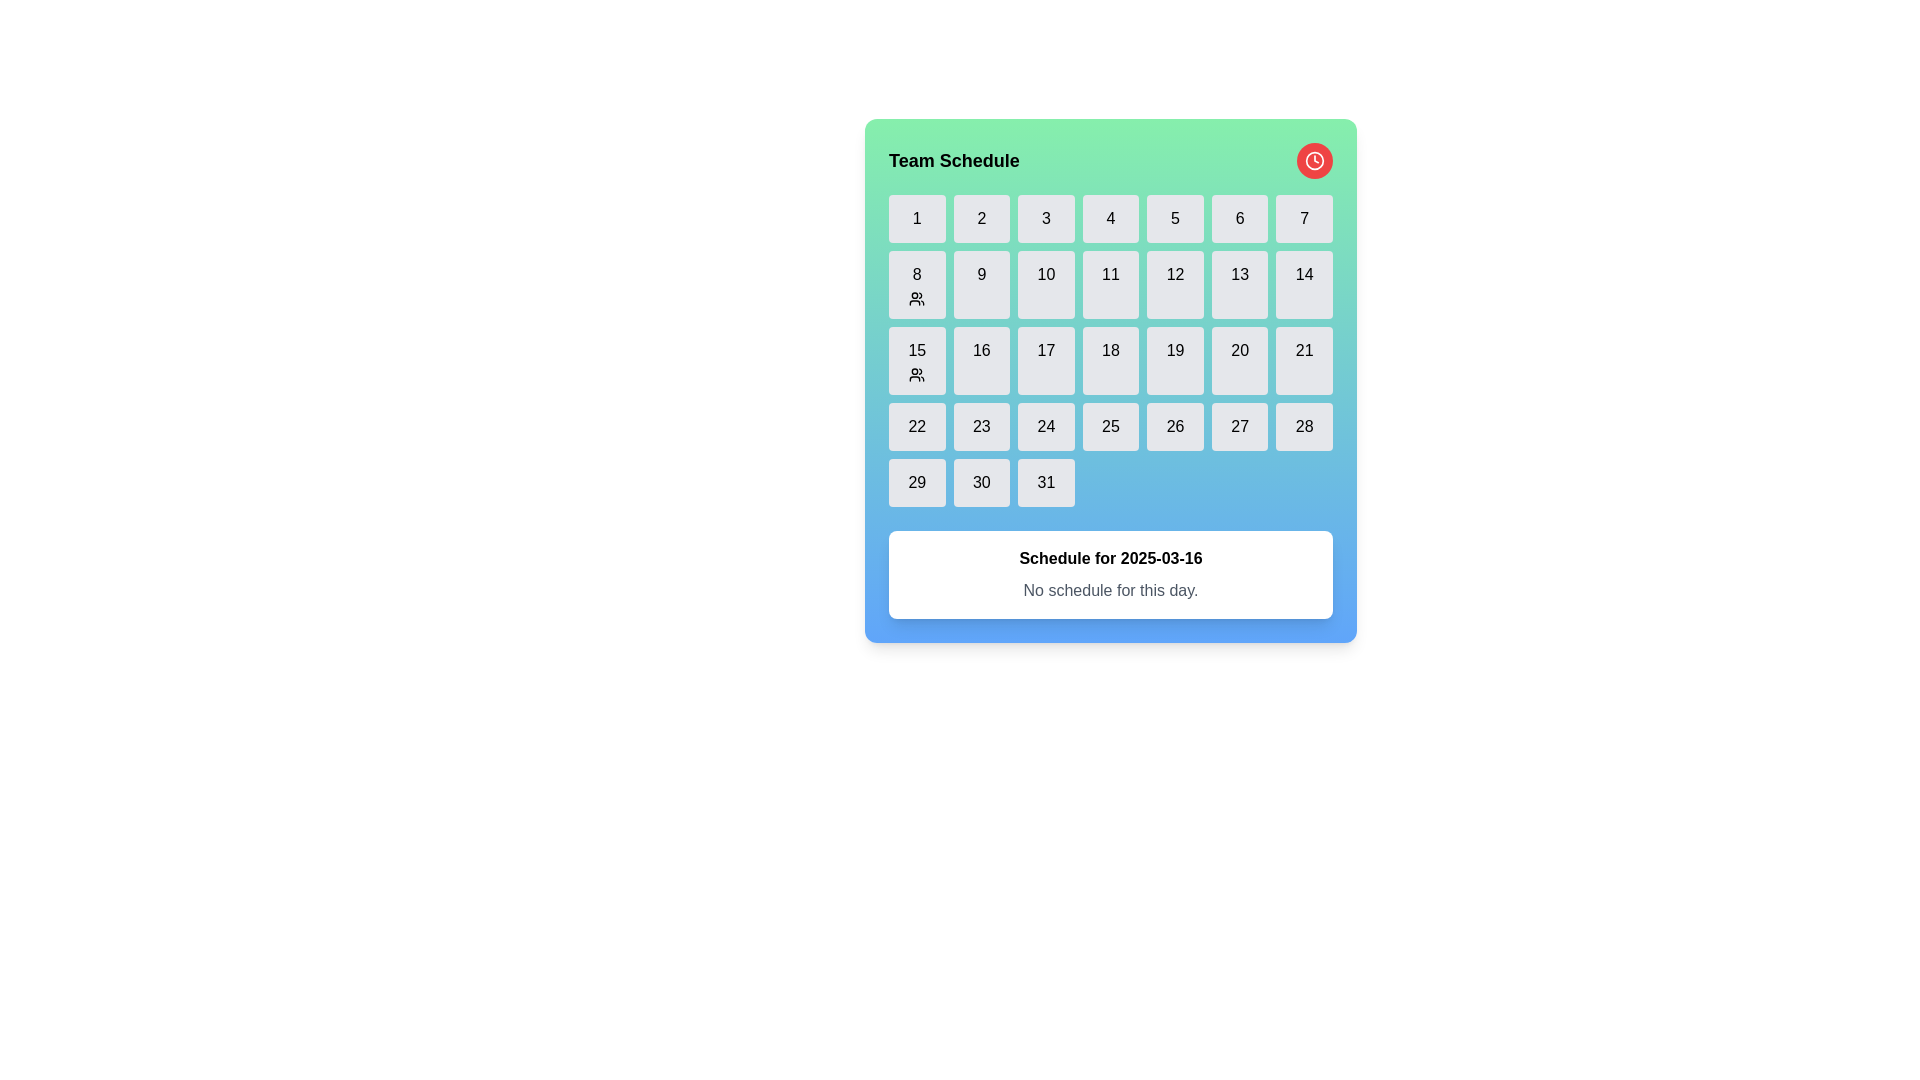  Describe the element at coordinates (1175, 219) in the screenshot. I see `the rectangular button labeled '5' that is located in the top row of the grid in the calendar layout` at that location.